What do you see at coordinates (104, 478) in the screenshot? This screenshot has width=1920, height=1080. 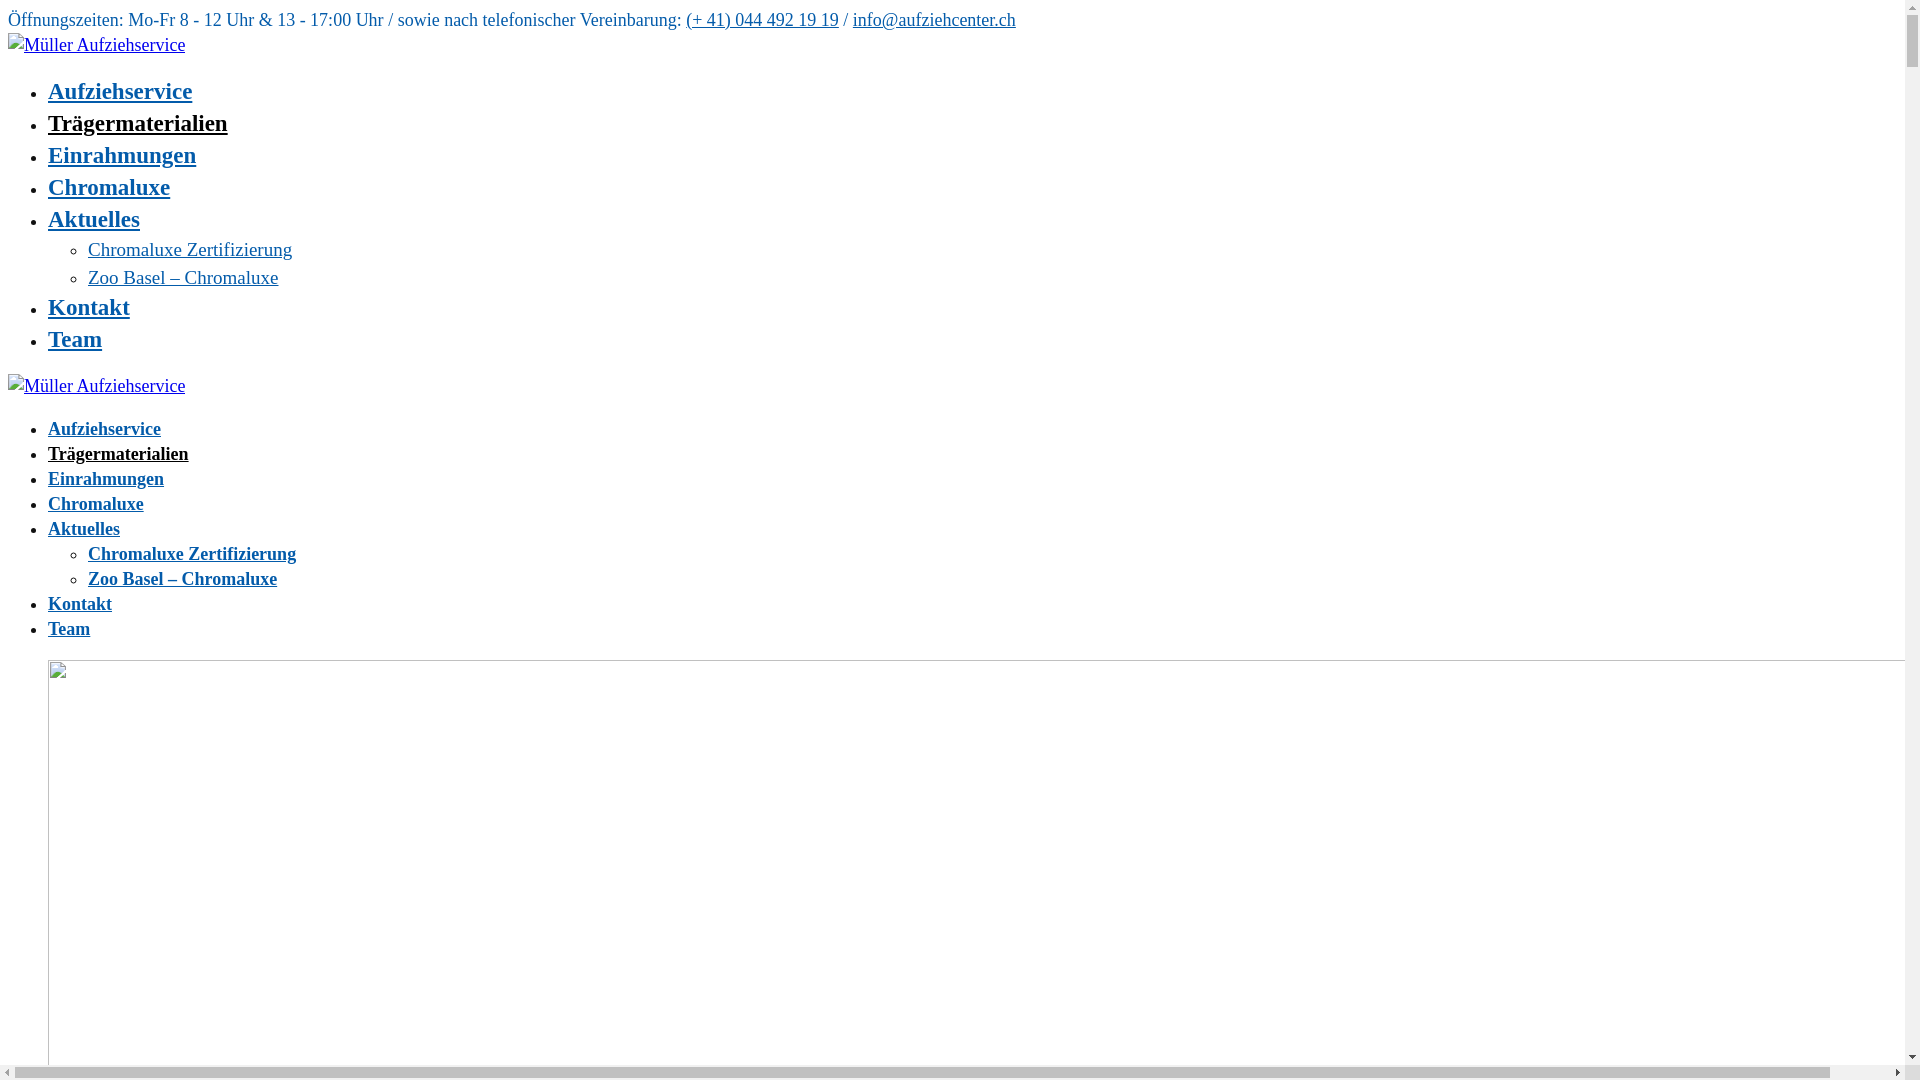 I see `'Einrahmungen'` at bounding box center [104, 478].